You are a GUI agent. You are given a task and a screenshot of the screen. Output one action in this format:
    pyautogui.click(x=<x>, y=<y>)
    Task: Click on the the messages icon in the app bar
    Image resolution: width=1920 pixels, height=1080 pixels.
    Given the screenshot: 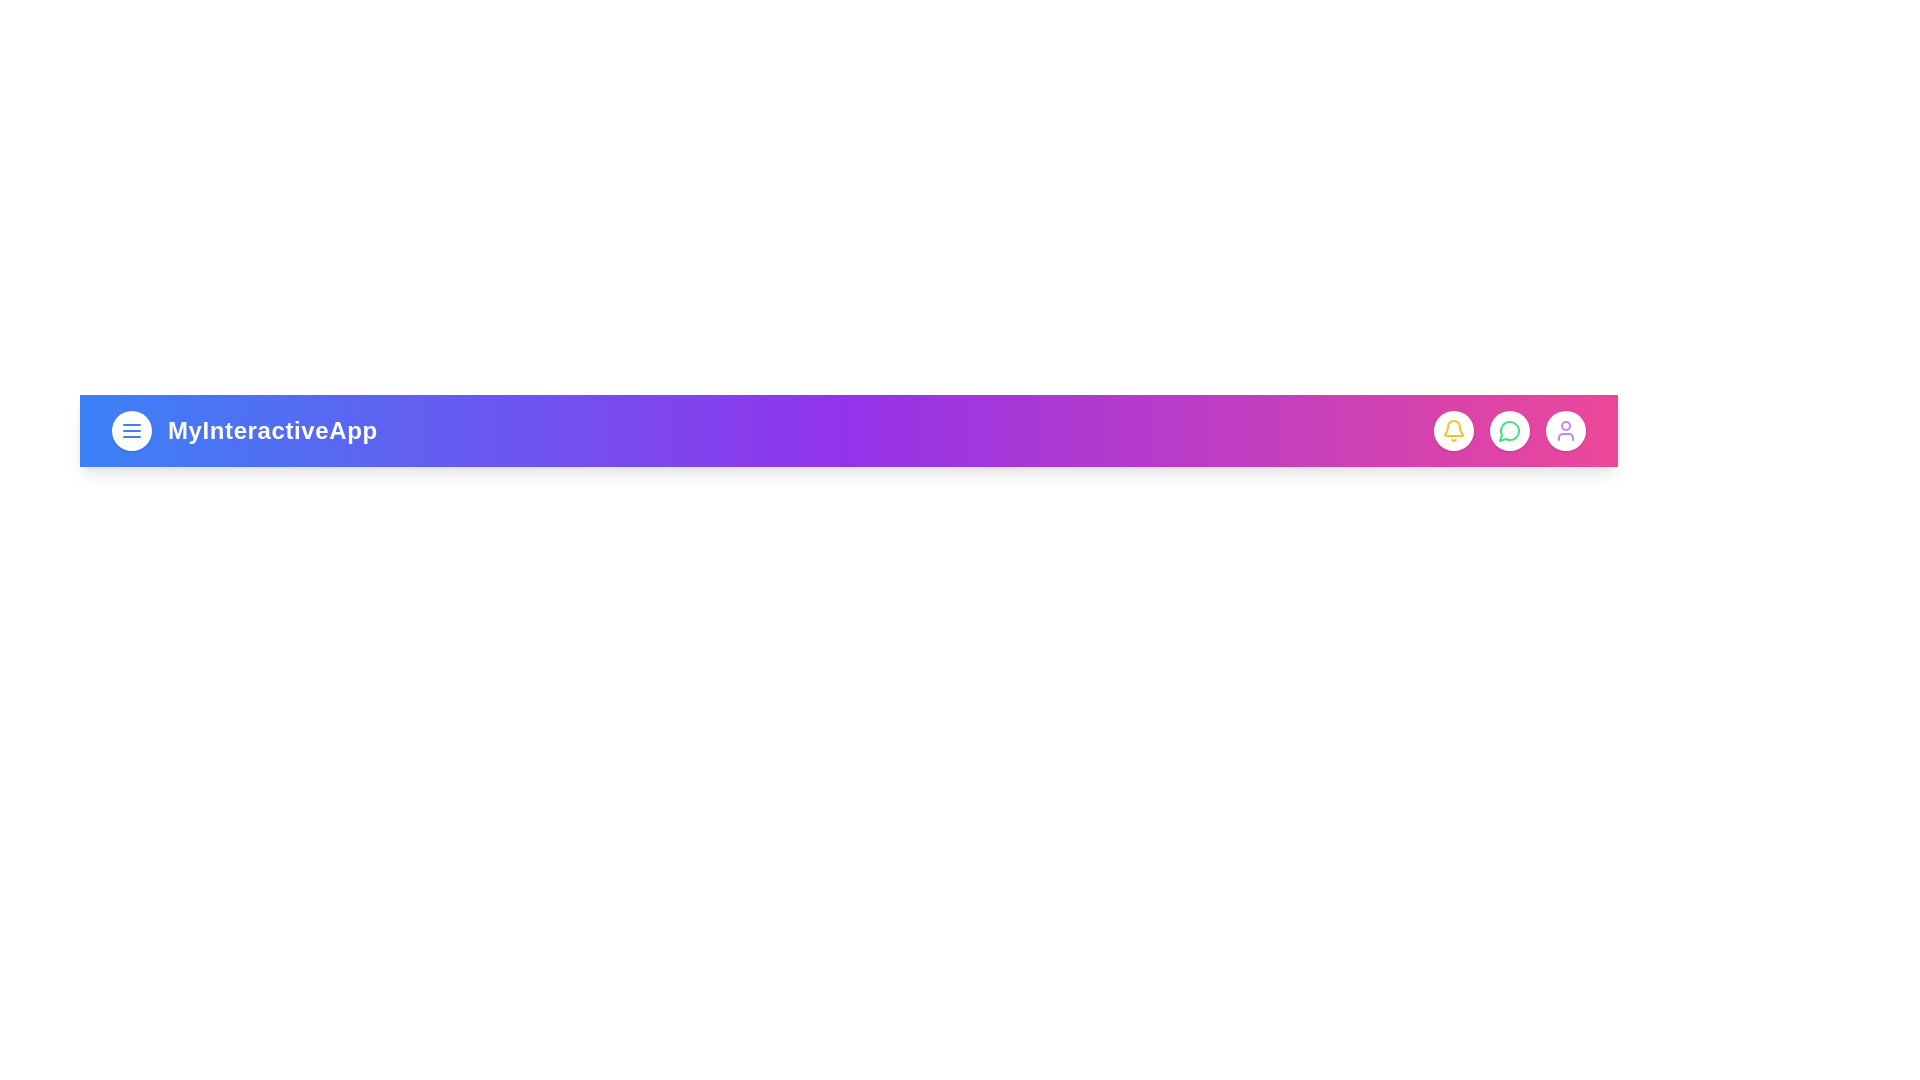 What is the action you would take?
    pyautogui.click(x=1510, y=430)
    